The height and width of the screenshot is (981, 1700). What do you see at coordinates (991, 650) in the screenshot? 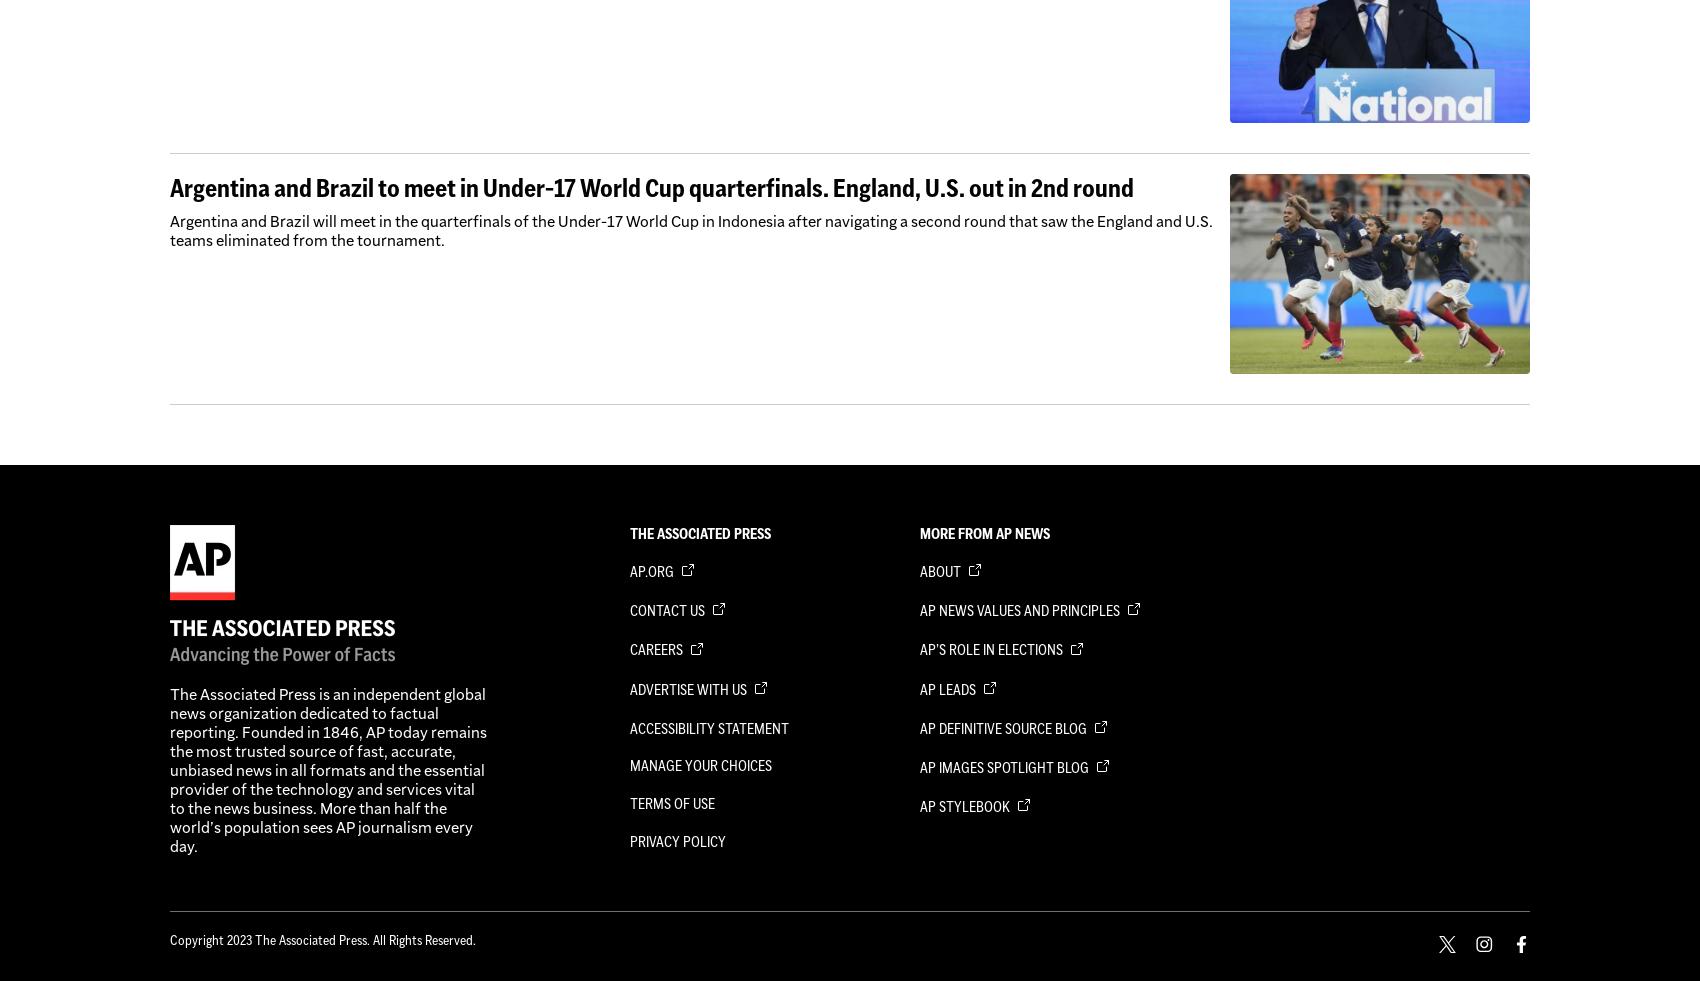
I see `'AP’s Role in Elections'` at bounding box center [991, 650].